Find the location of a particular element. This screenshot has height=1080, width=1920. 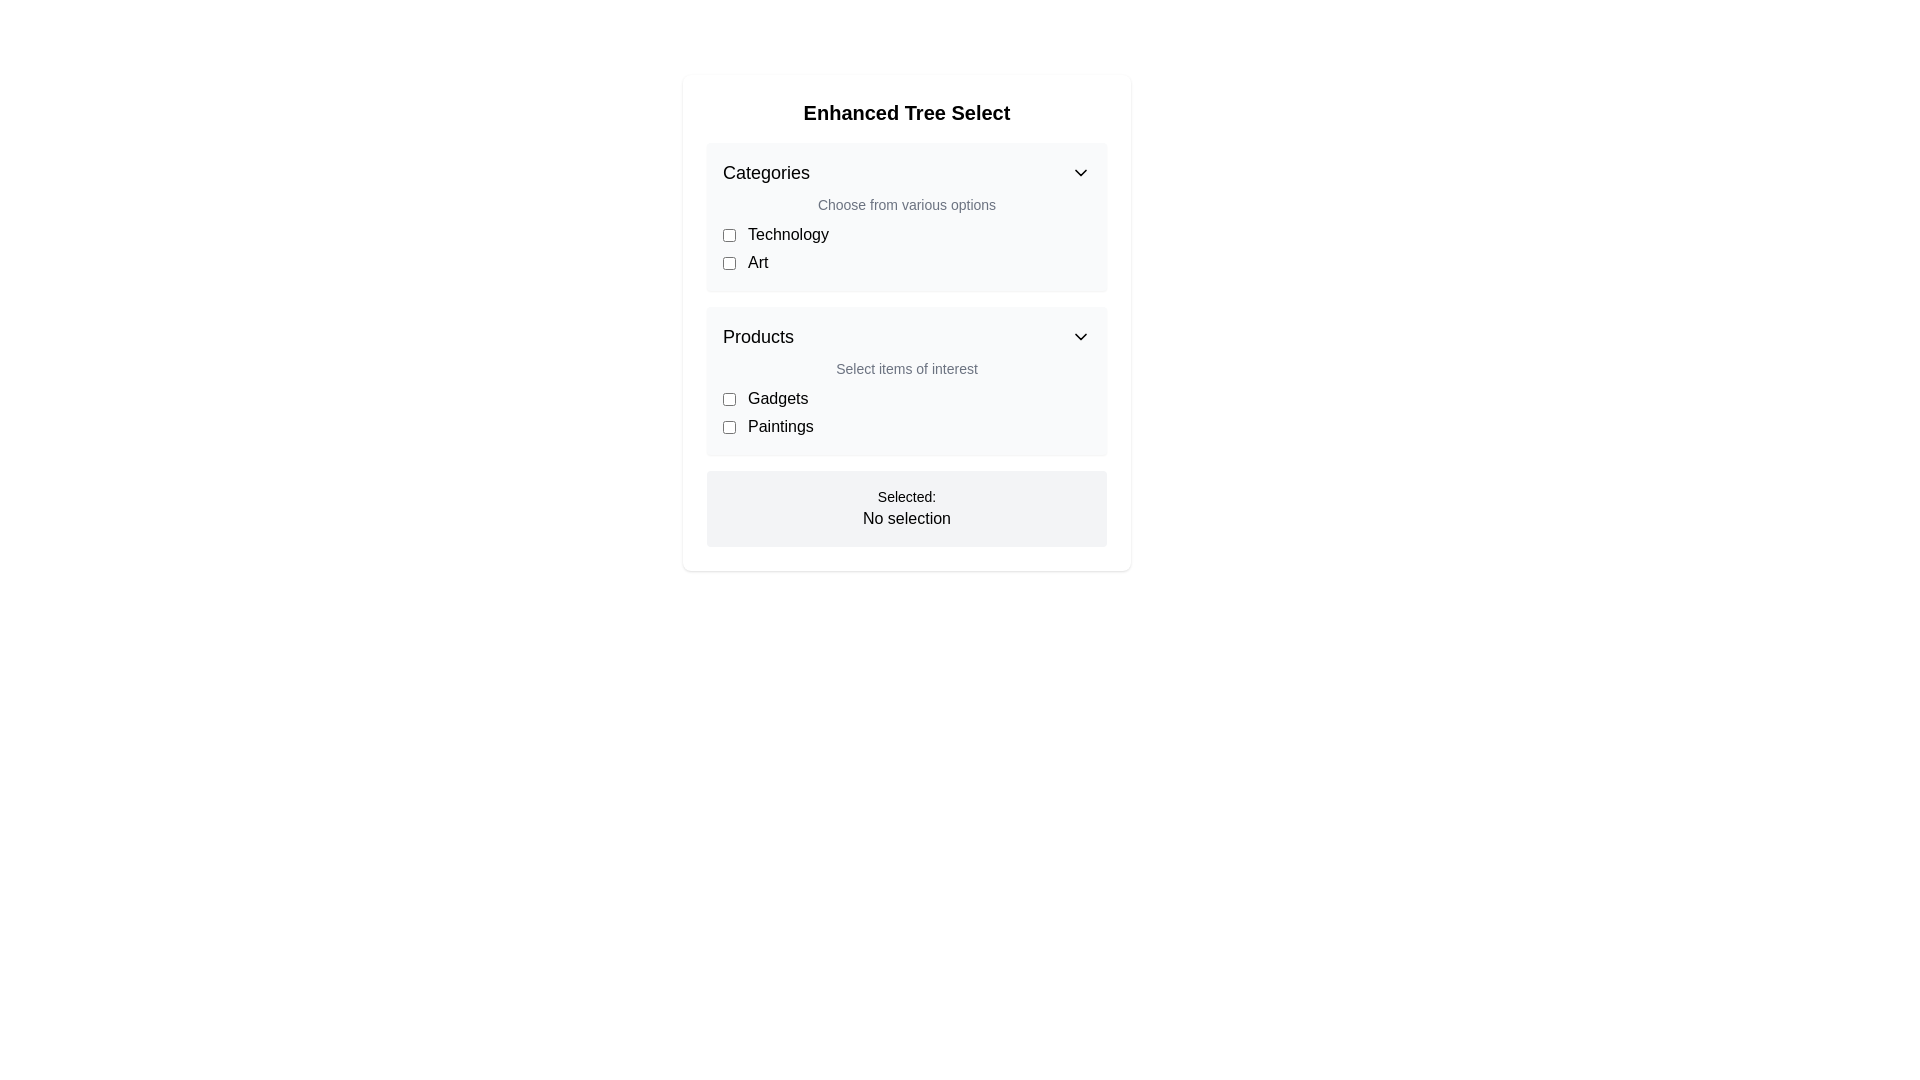

the small square checkbox located to the left of the 'Technology' label in the 'Categories' section is located at coordinates (728, 234).